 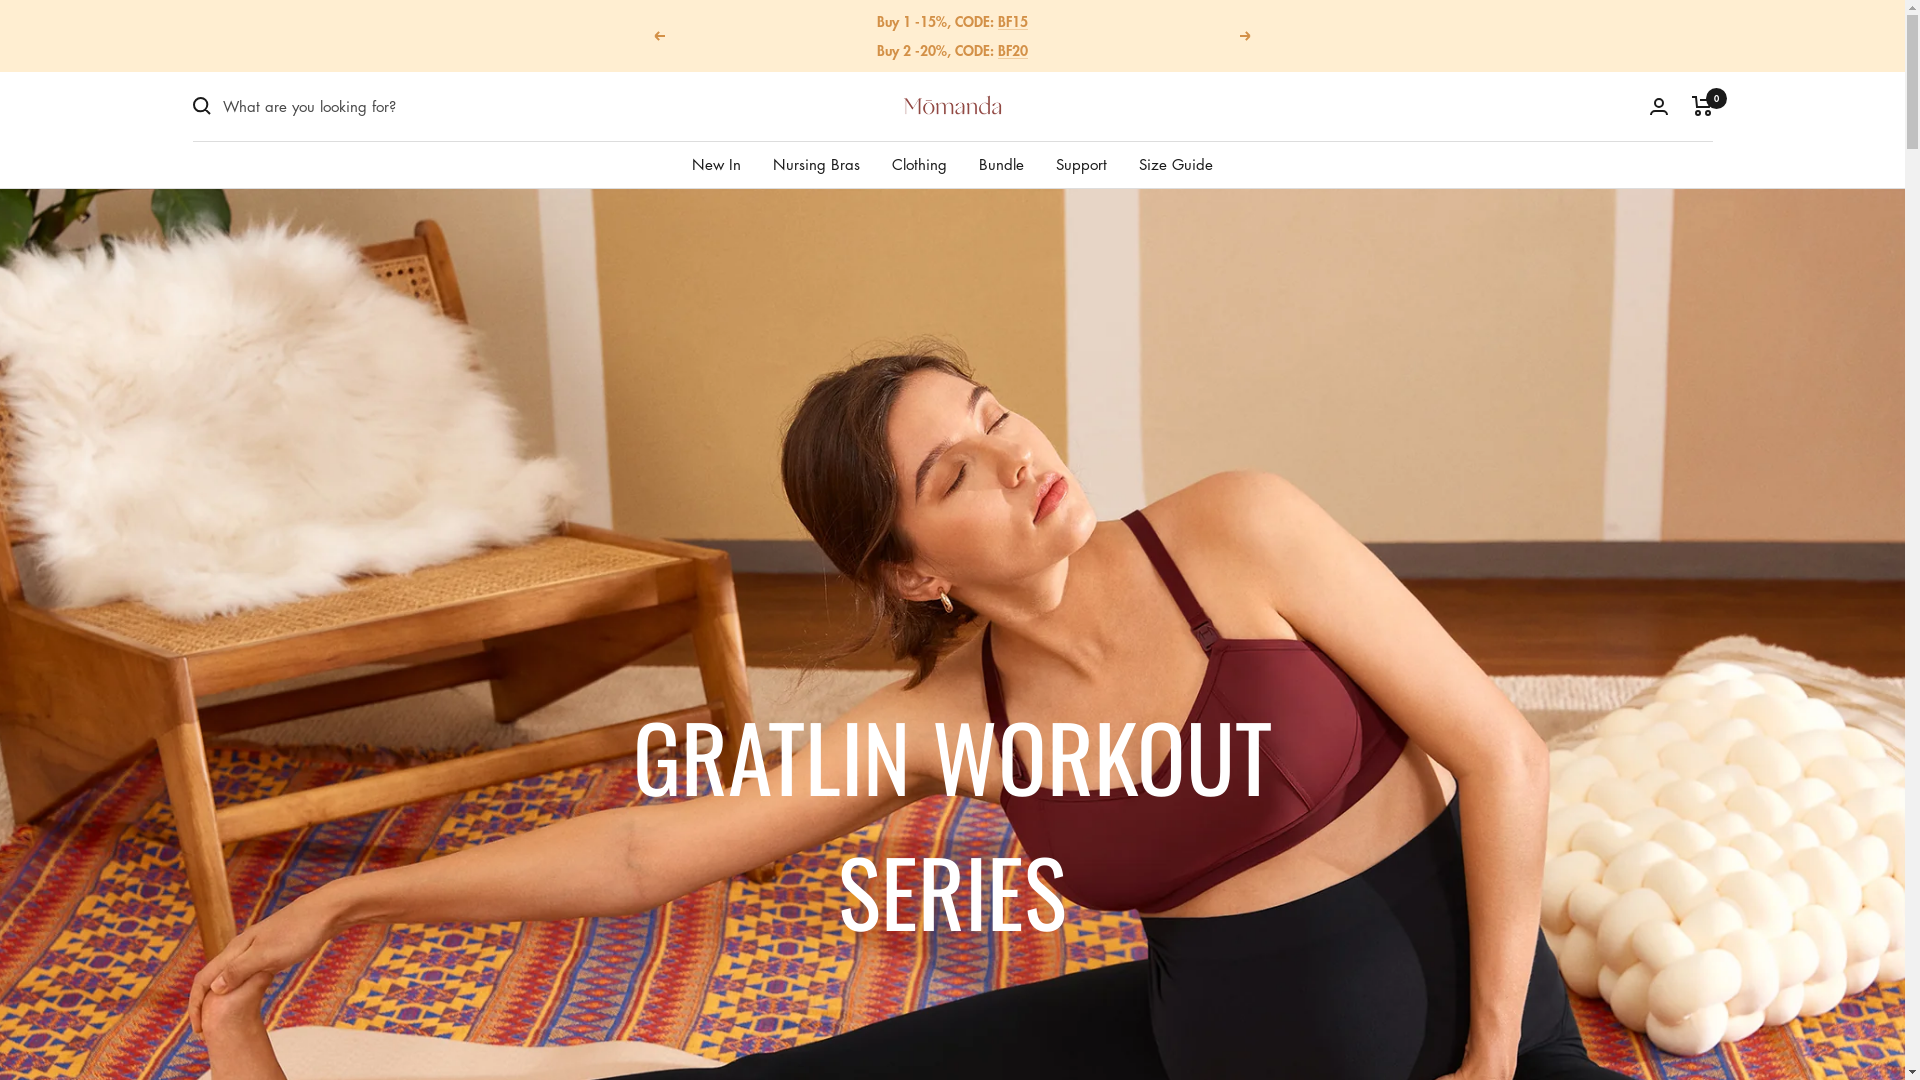 I want to click on 'Nursing Bras', so click(x=771, y=161).